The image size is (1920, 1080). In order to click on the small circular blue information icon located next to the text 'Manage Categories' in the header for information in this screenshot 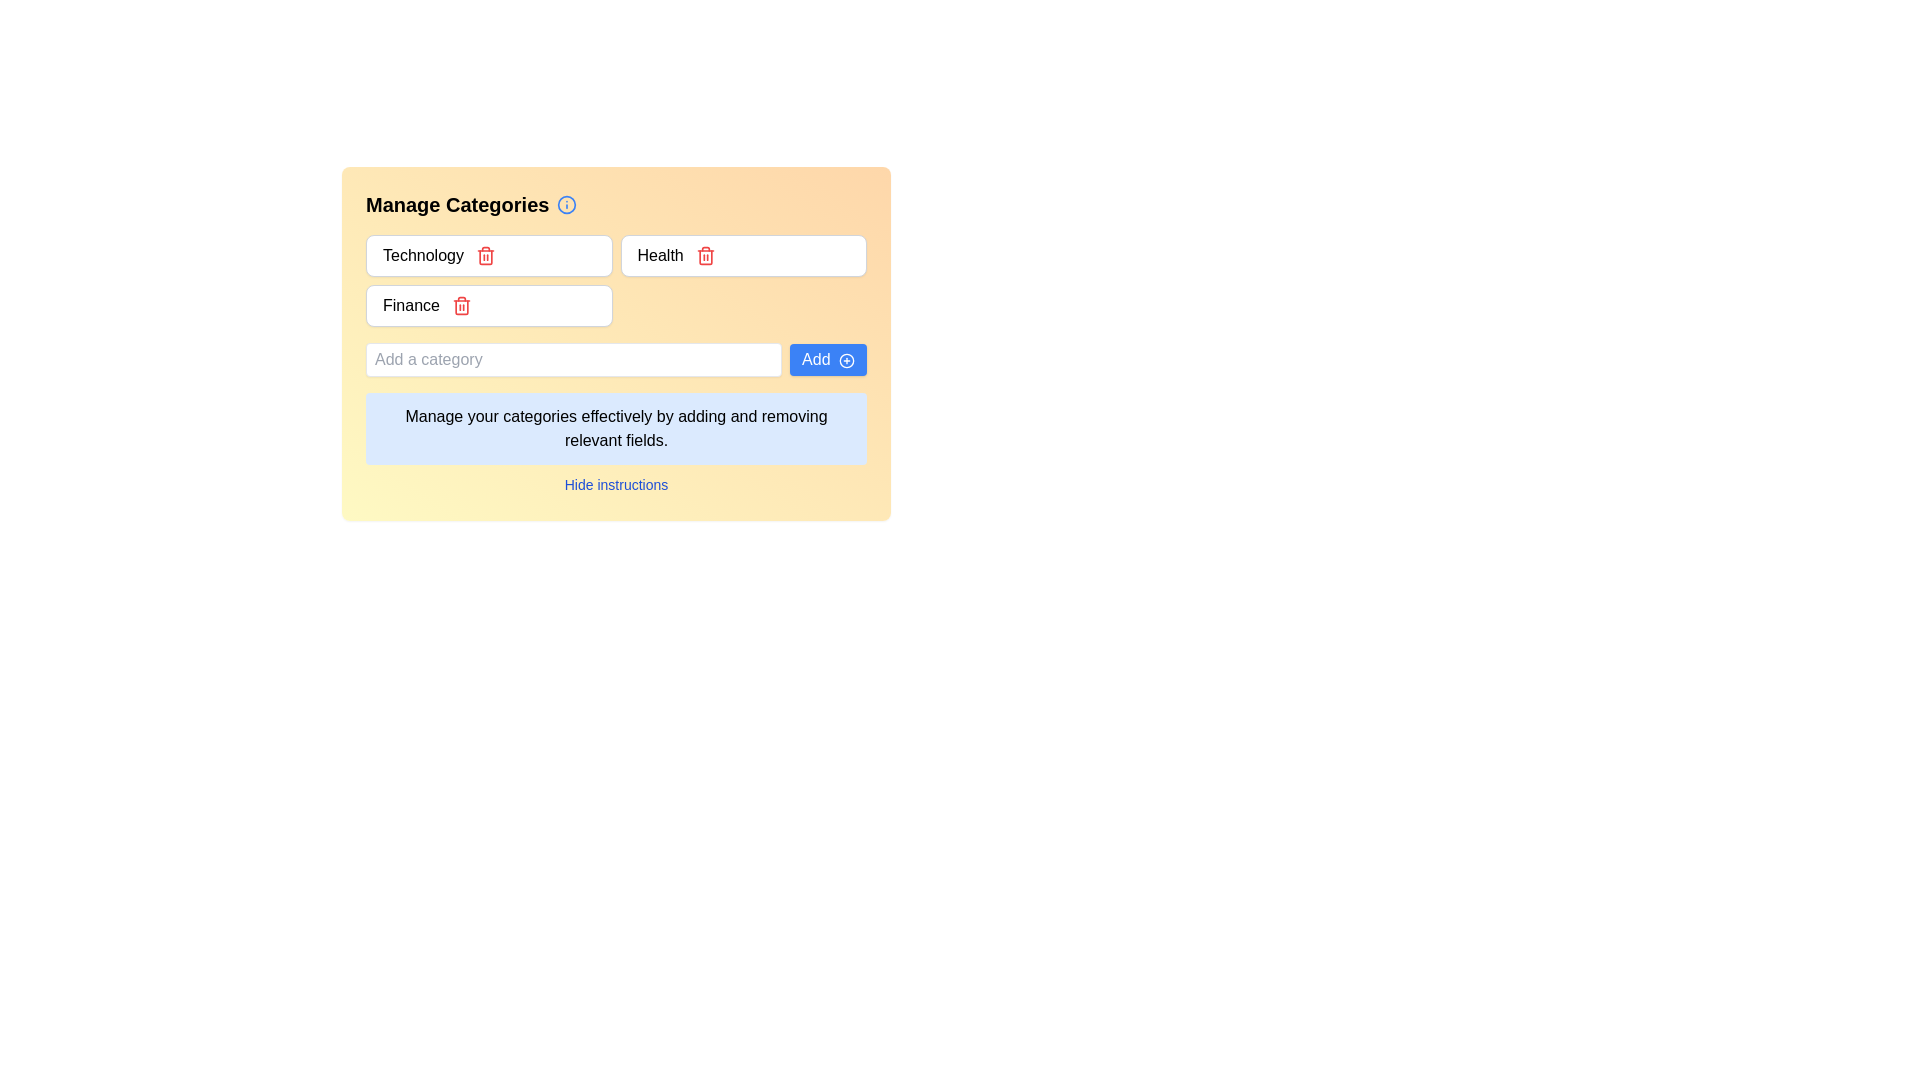, I will do `click(566, 204)`.